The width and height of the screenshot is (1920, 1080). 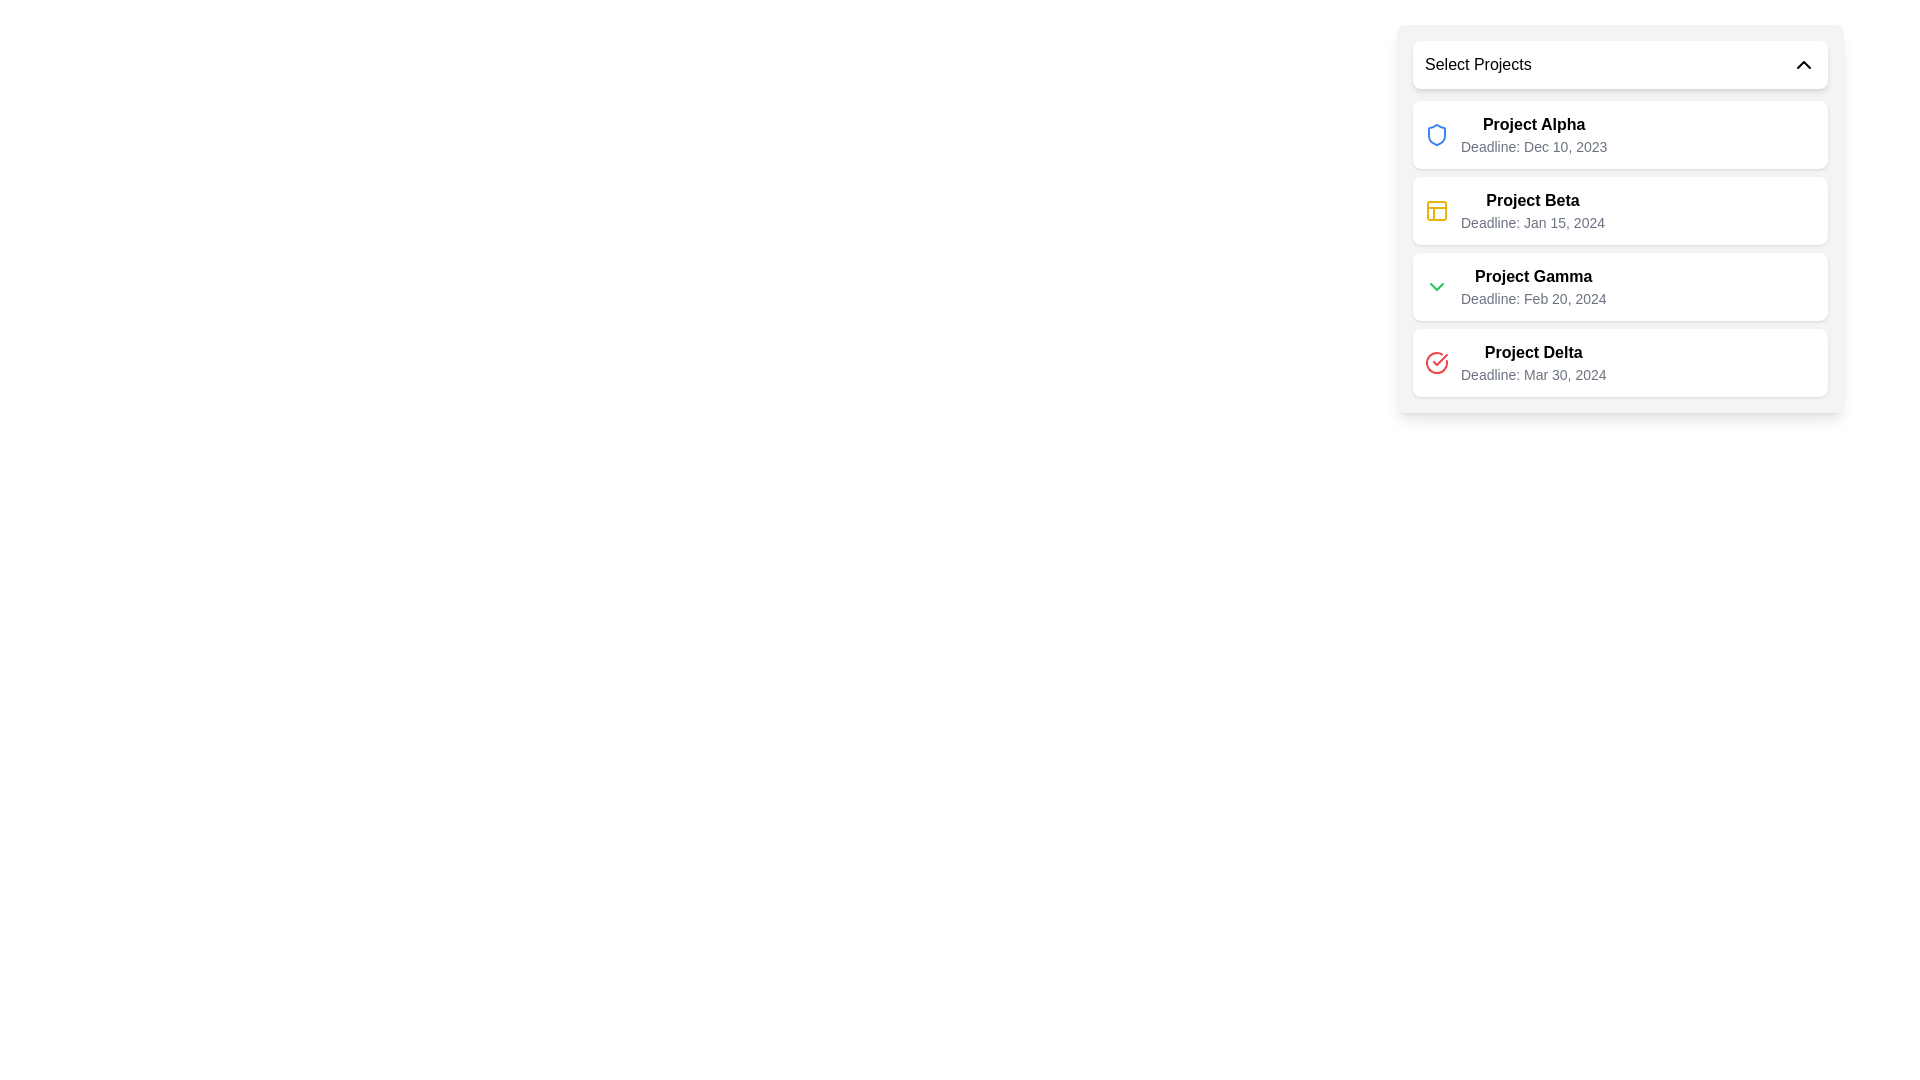 What do you see at coordinates (1532, 352) in the screenshot?
I see `the text label that identifies the project named 'Project Delta', which is the first part of the fourth entry in the dropdown menu labeled 'Select Projects'` at bounding box center [1532, 352].